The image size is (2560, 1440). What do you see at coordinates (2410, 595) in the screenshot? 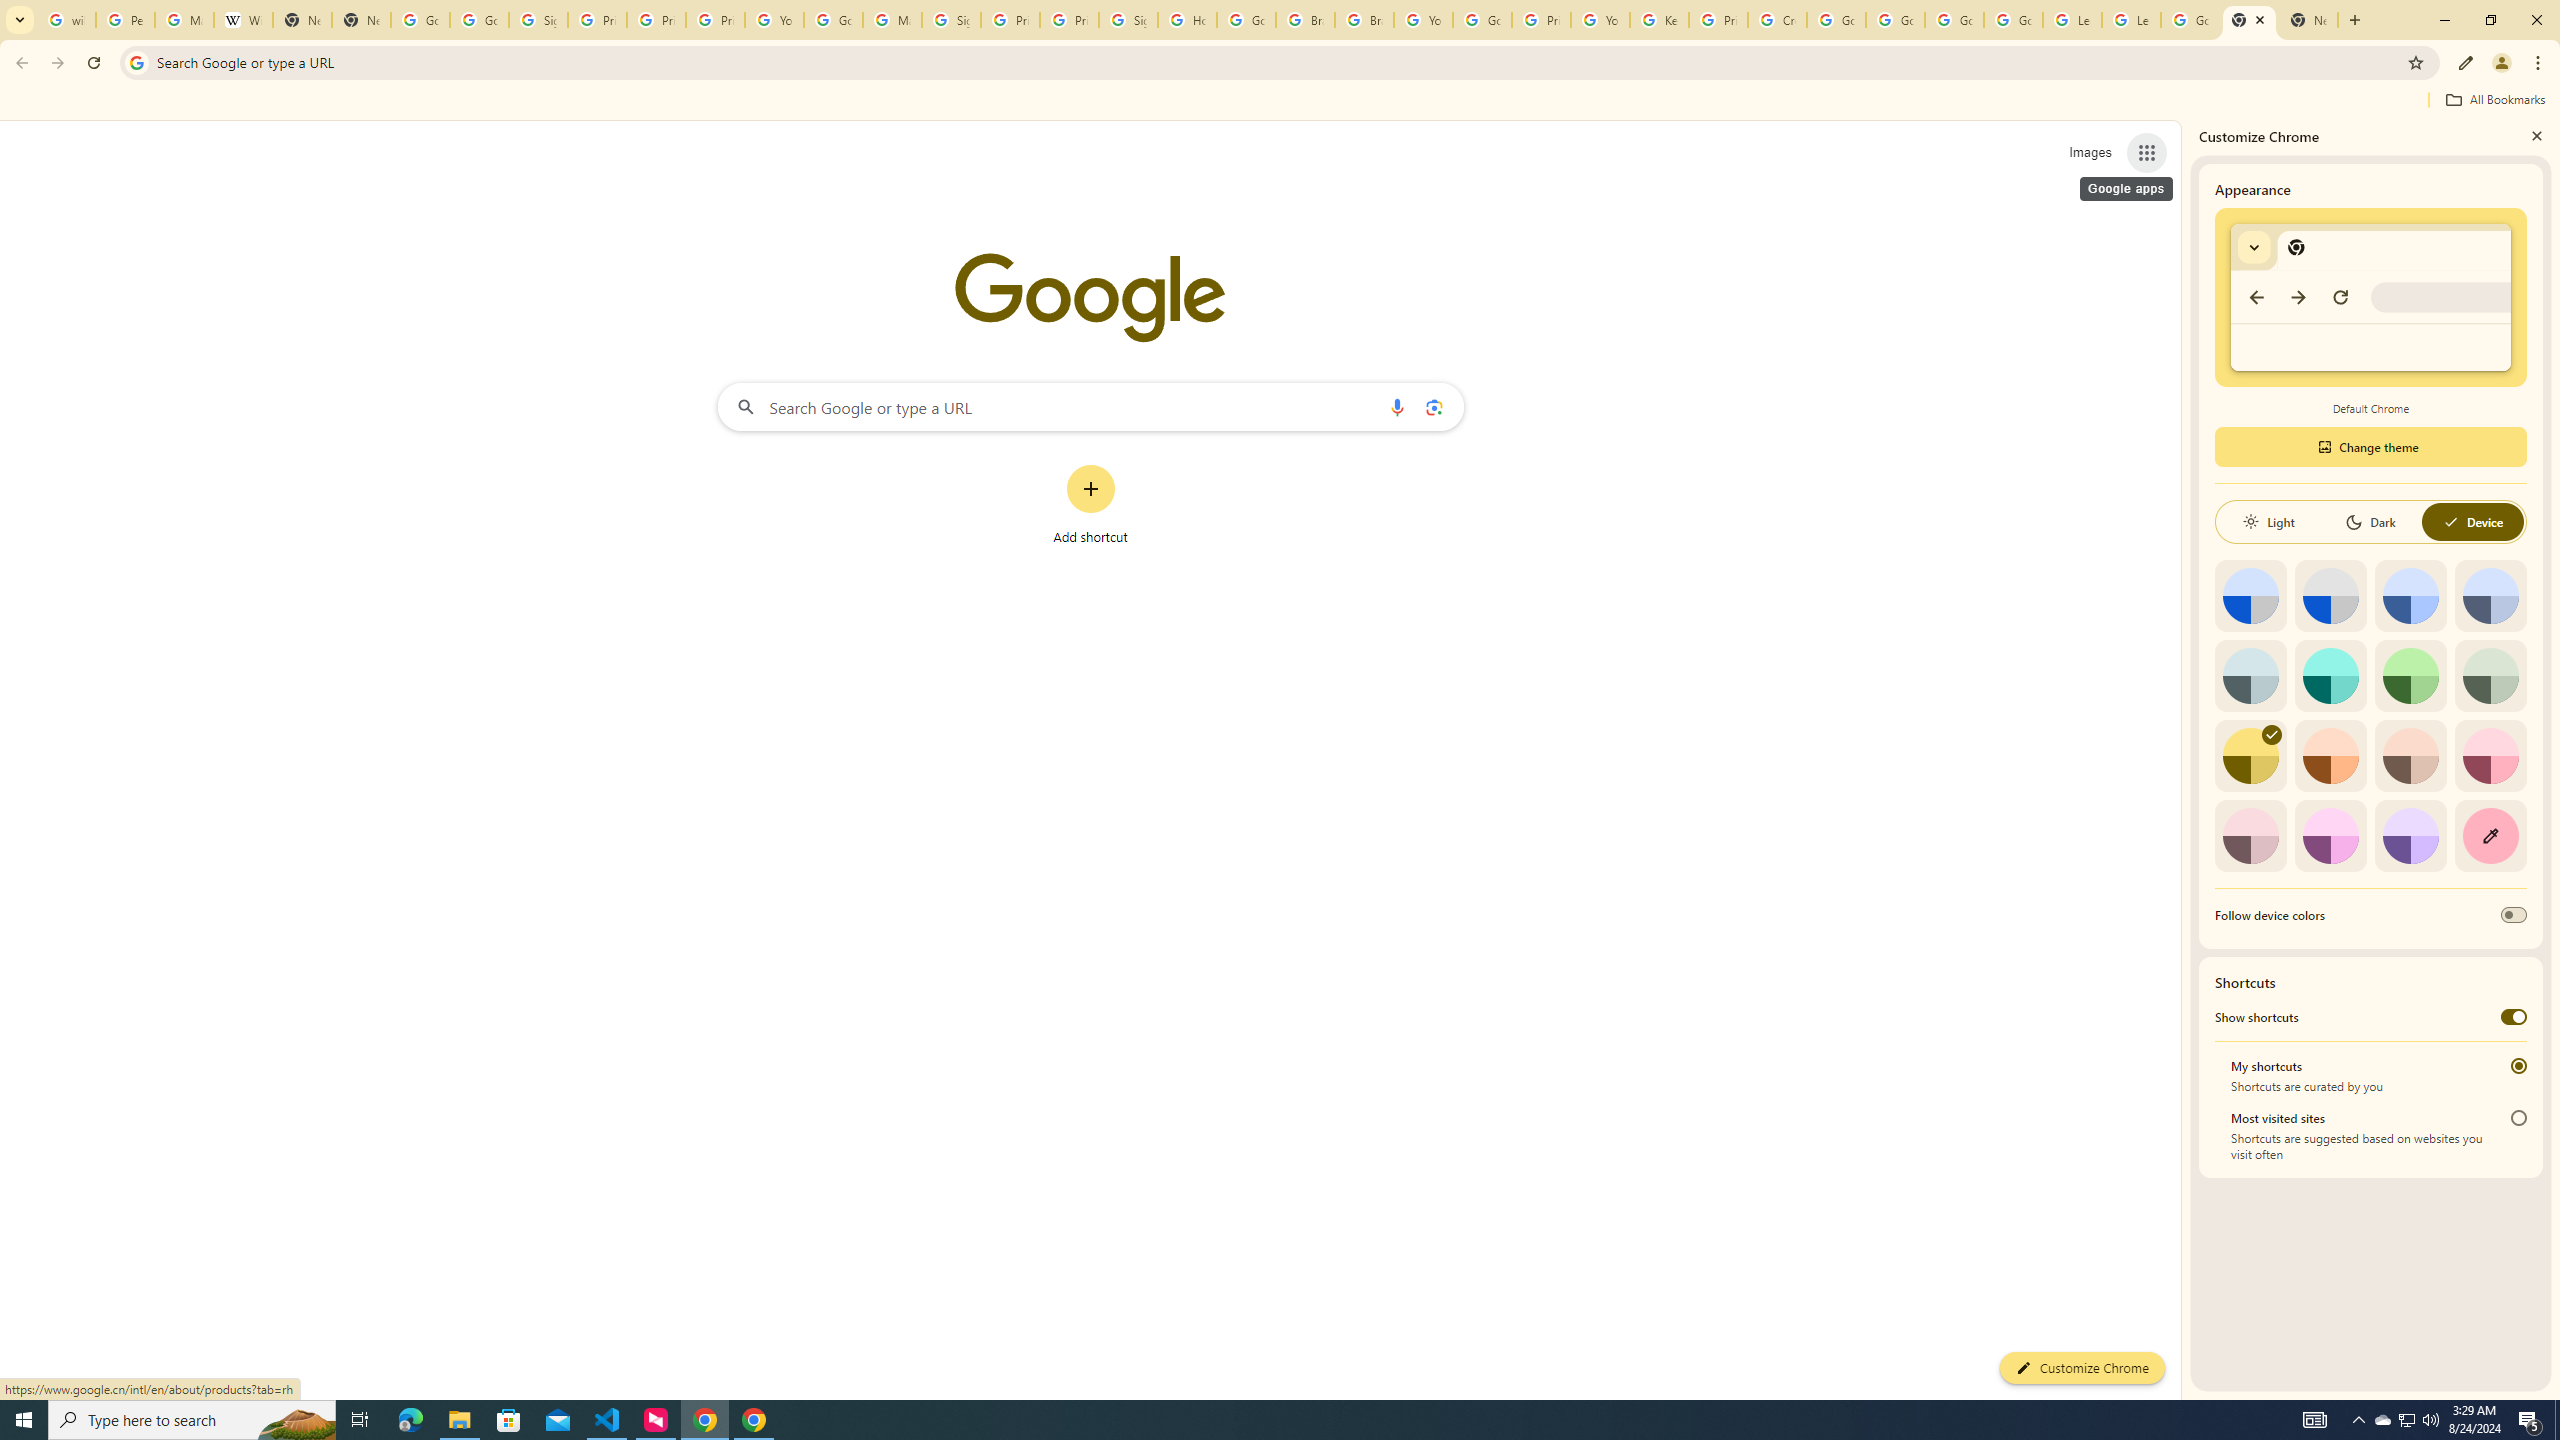
I see `'Blue'` at bounding box center [2410, 595].